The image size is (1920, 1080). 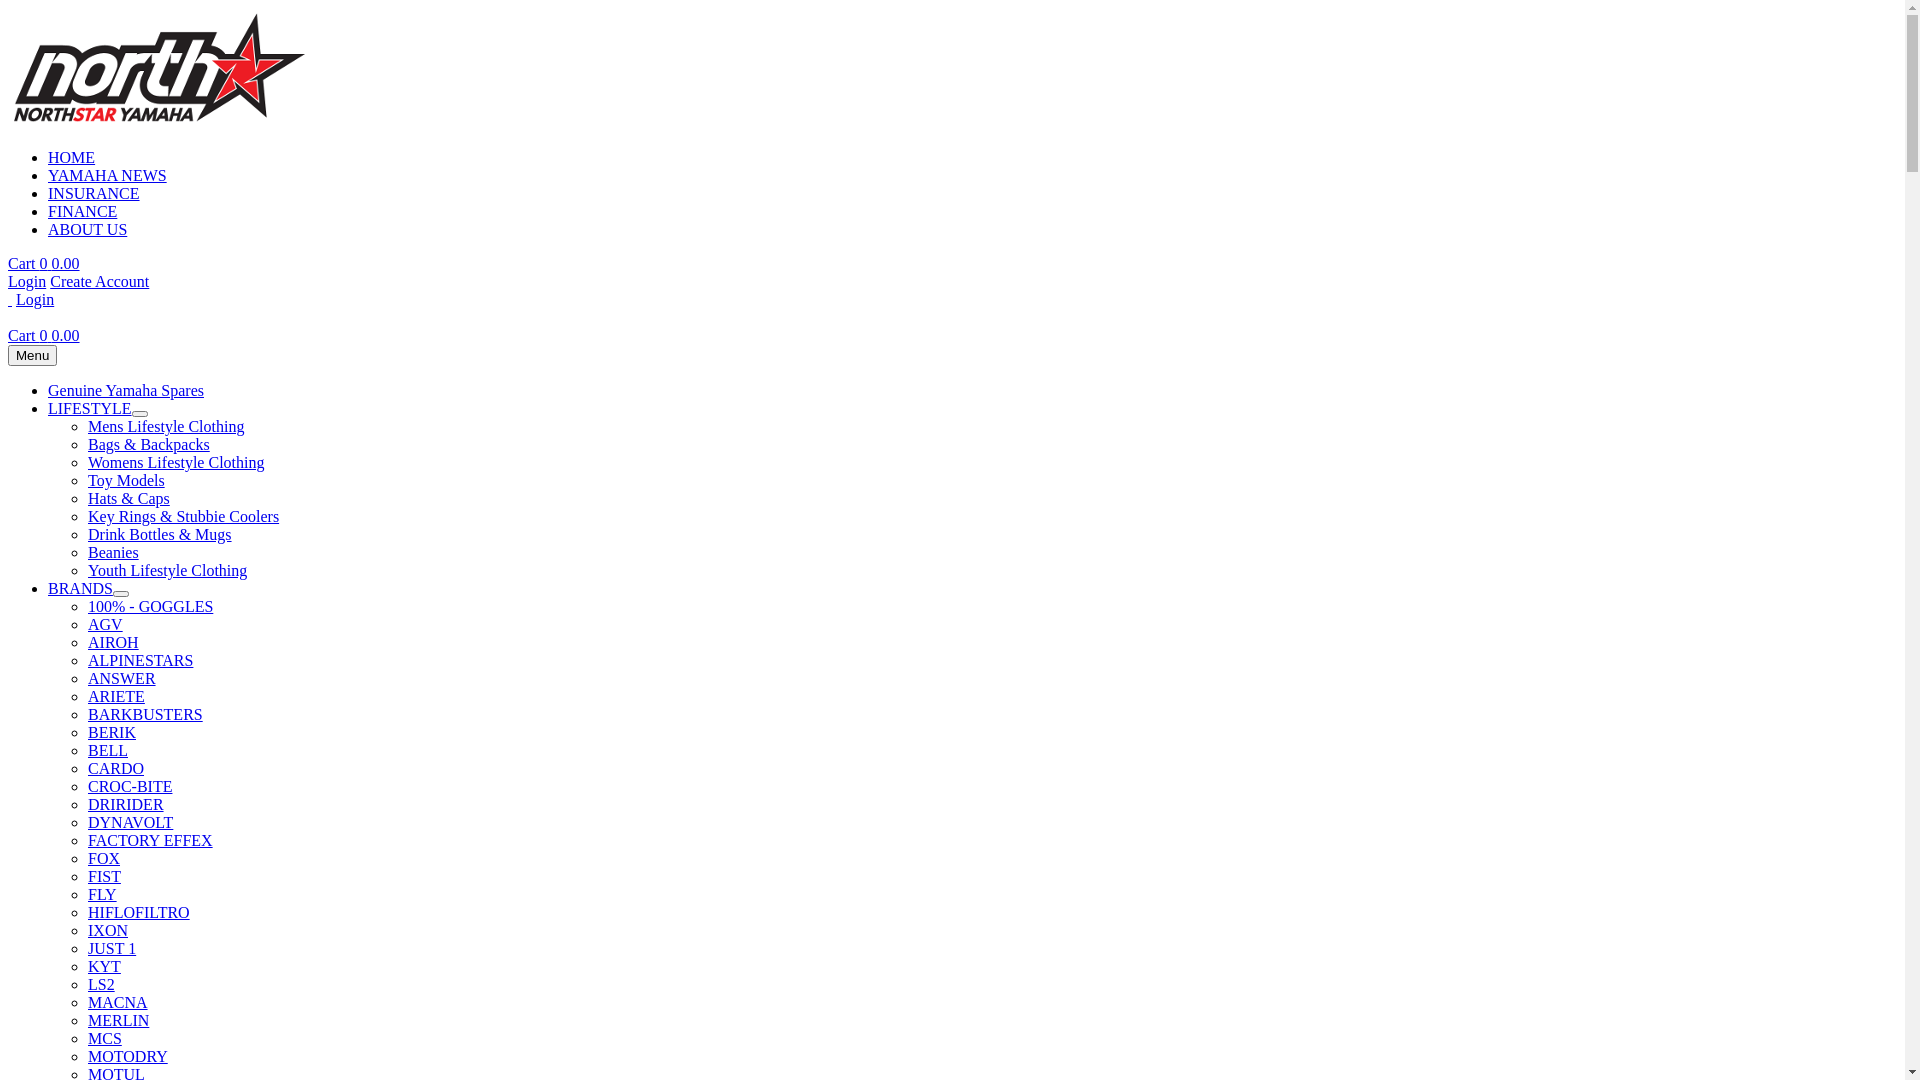 What do you see at coordinates (139, 660) in the screenshot?
I see `'ALPINESTARS'` at bounding box center [139, 660].